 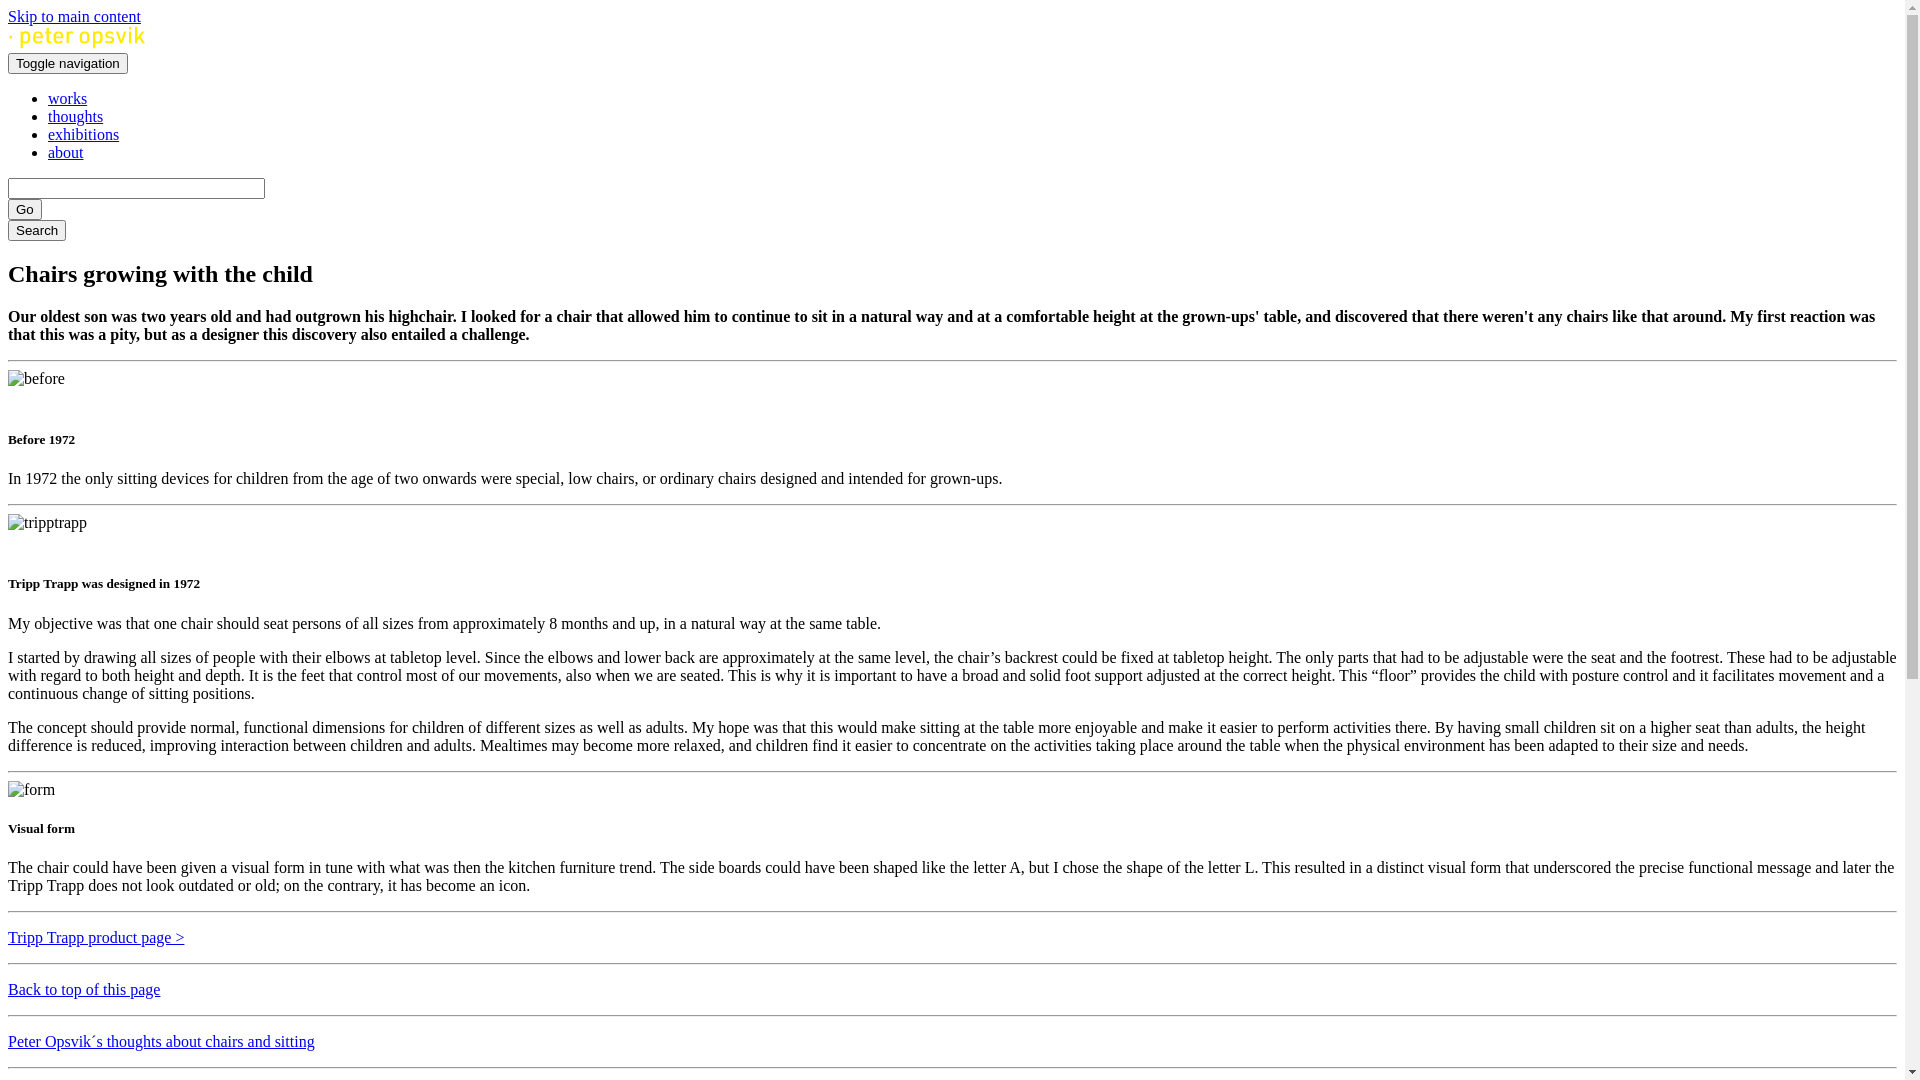 I want to click on 'Skip to main content', so click(x=74, y=16).